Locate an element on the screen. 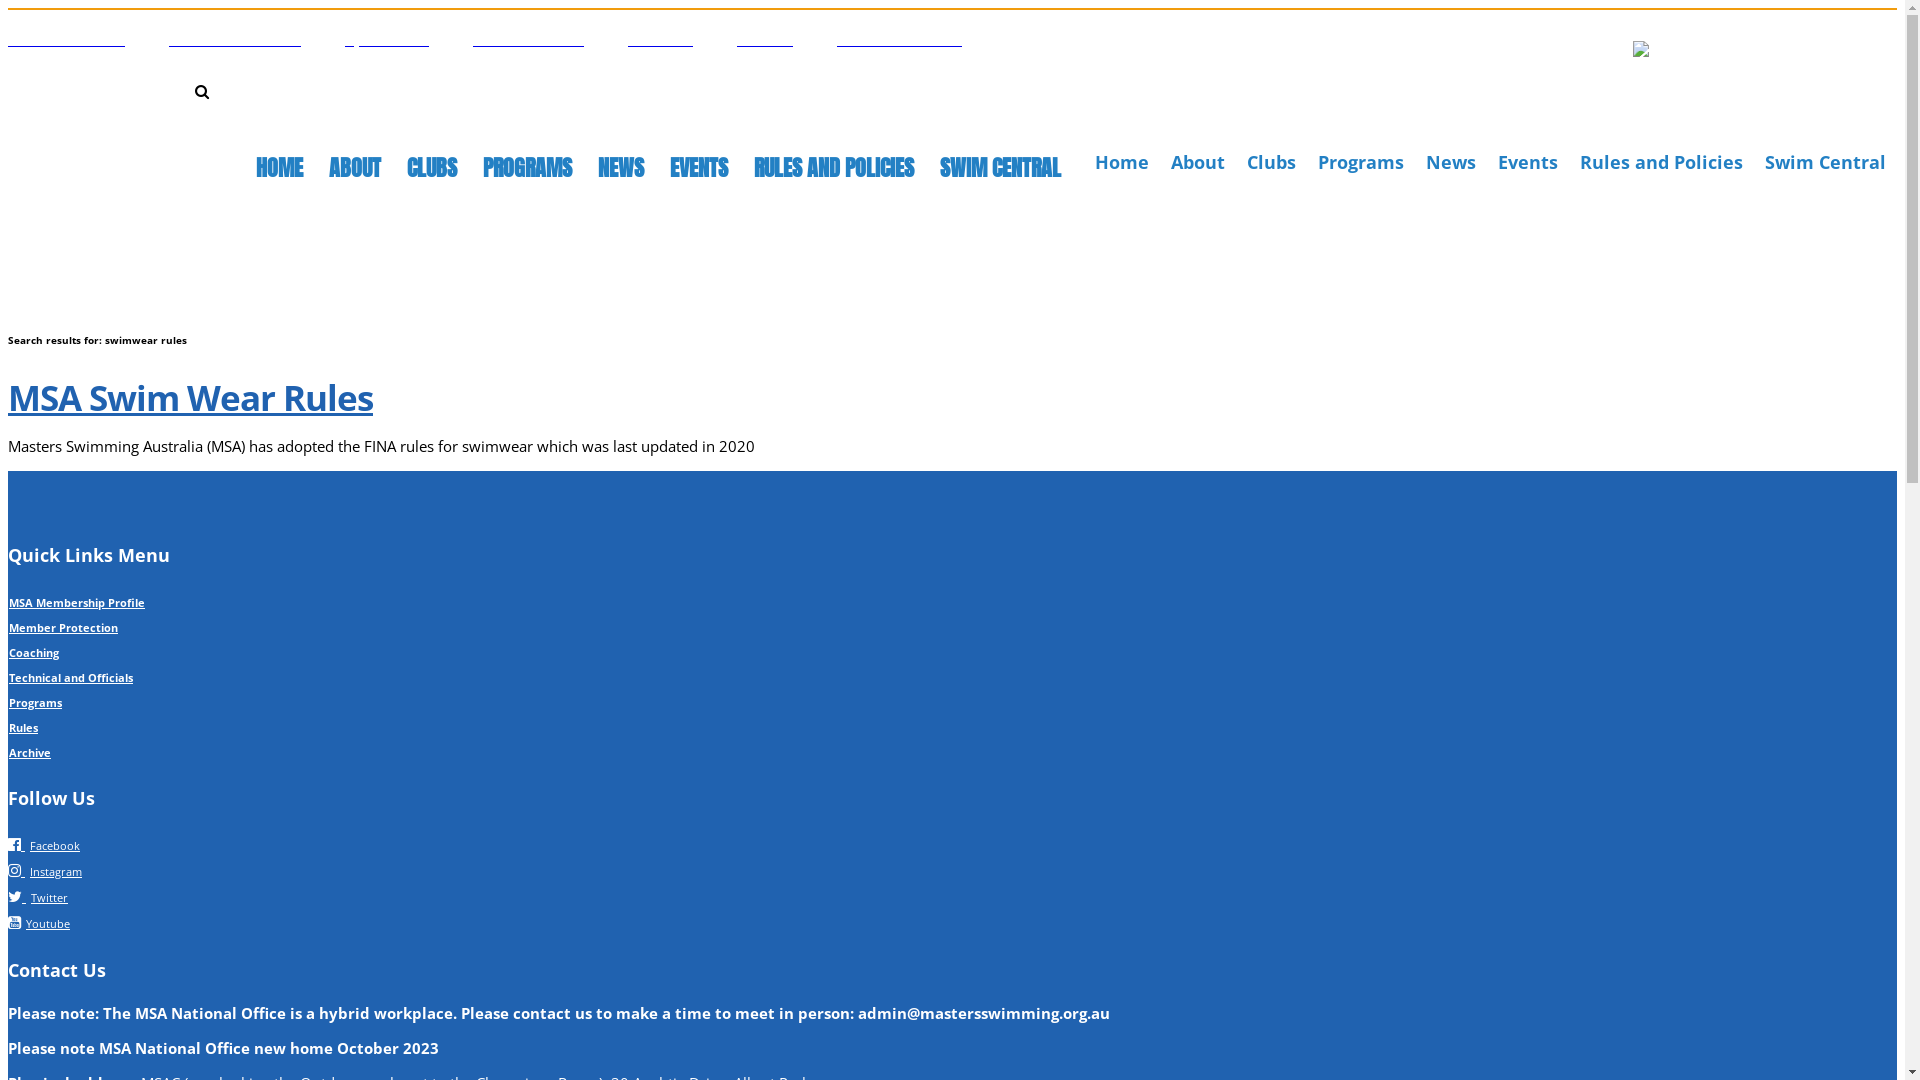 The width and height of the screenshot is (1920, 1080). 'RULES AND POLICIES' is located at coordinates (751, 166).